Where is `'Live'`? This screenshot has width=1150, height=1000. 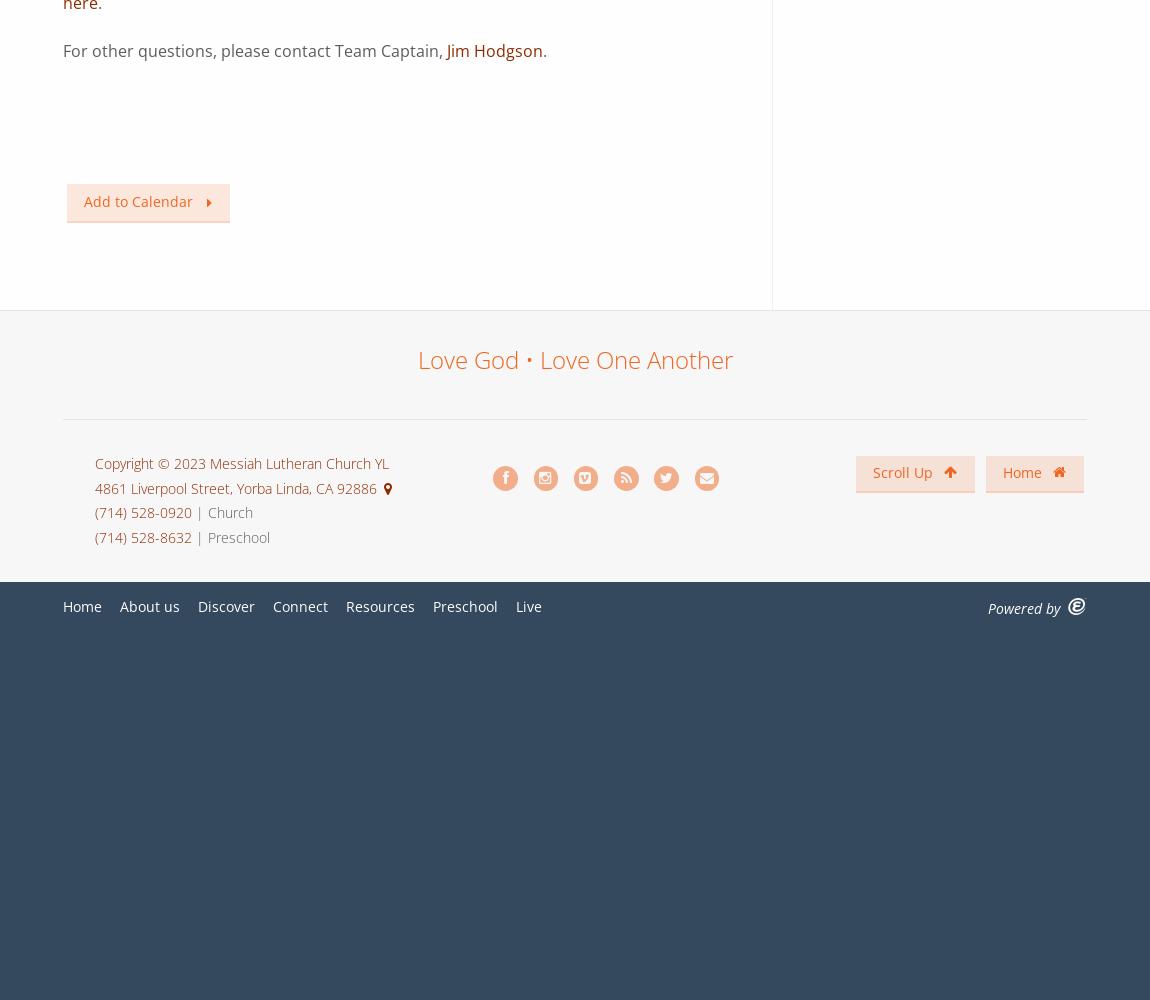 'Live' is located at coordinates (529, 605).